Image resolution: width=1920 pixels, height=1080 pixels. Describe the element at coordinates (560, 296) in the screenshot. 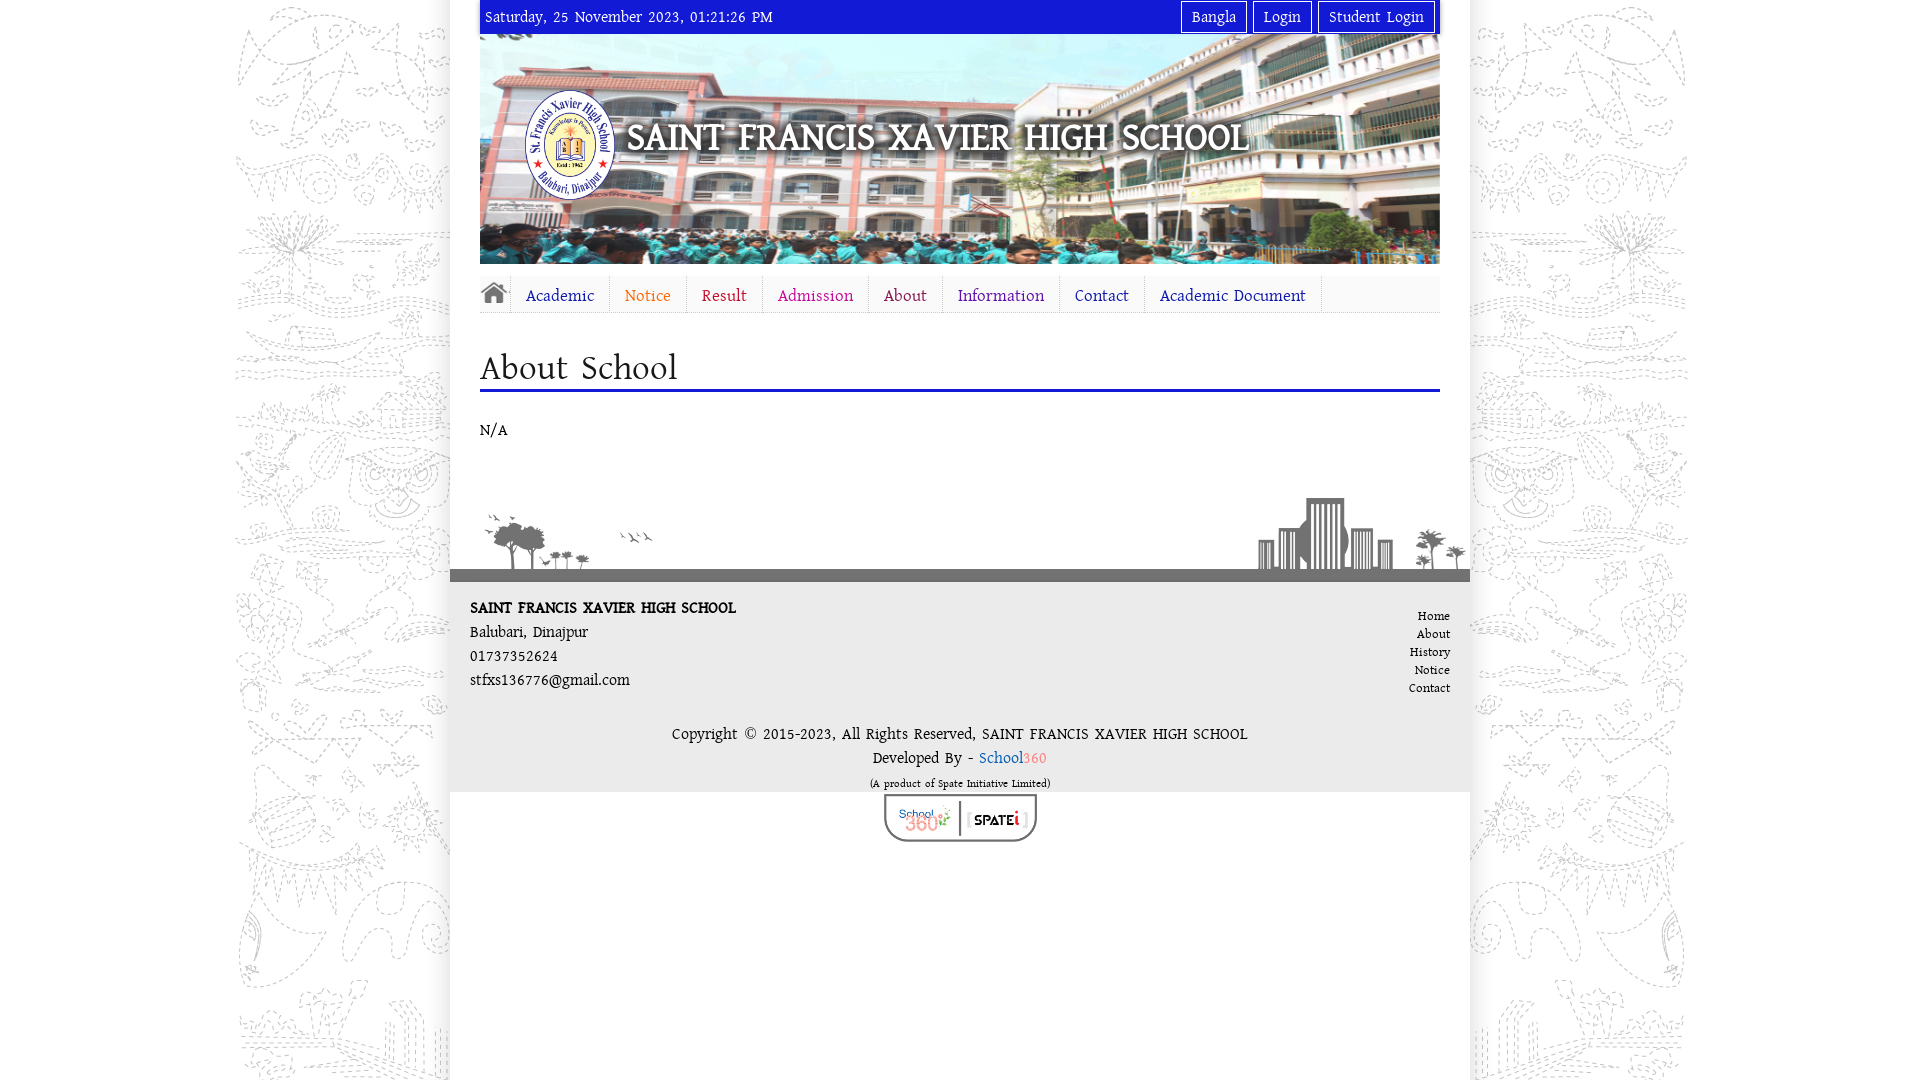

I see `'Academic'` at that location.